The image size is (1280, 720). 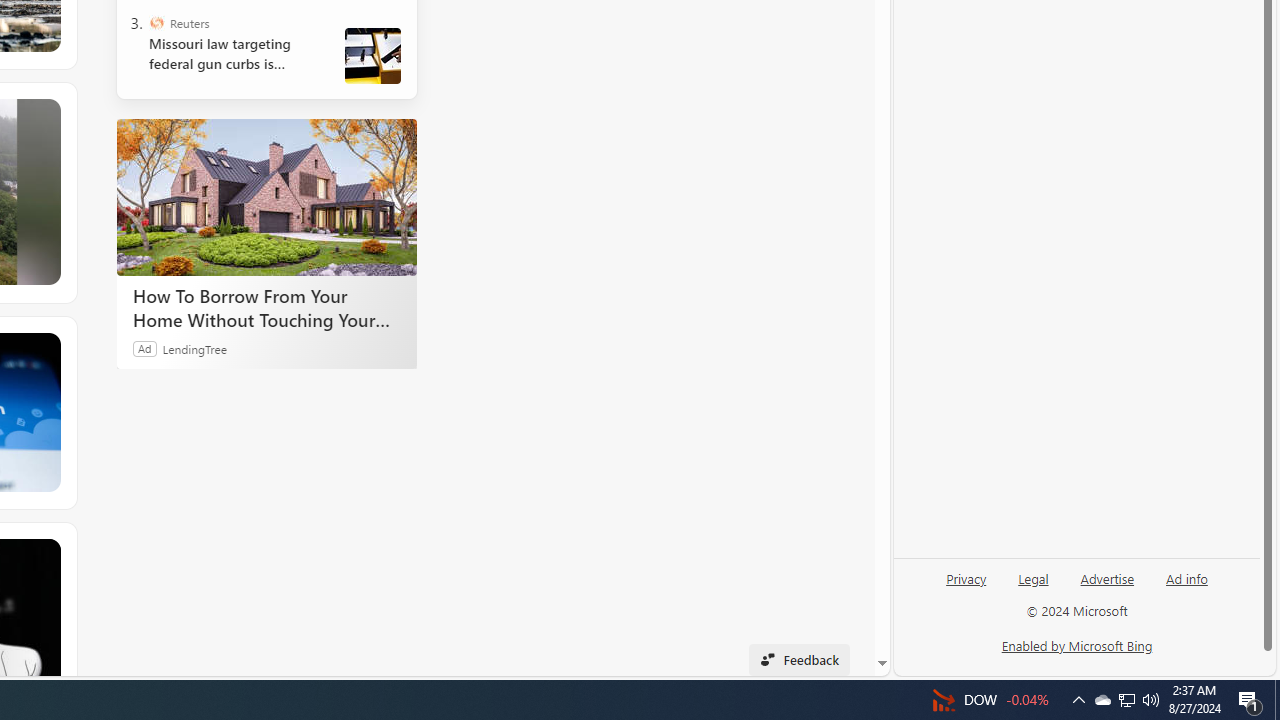 I want to click on 'Advertise', so click(x=1106, y=585).